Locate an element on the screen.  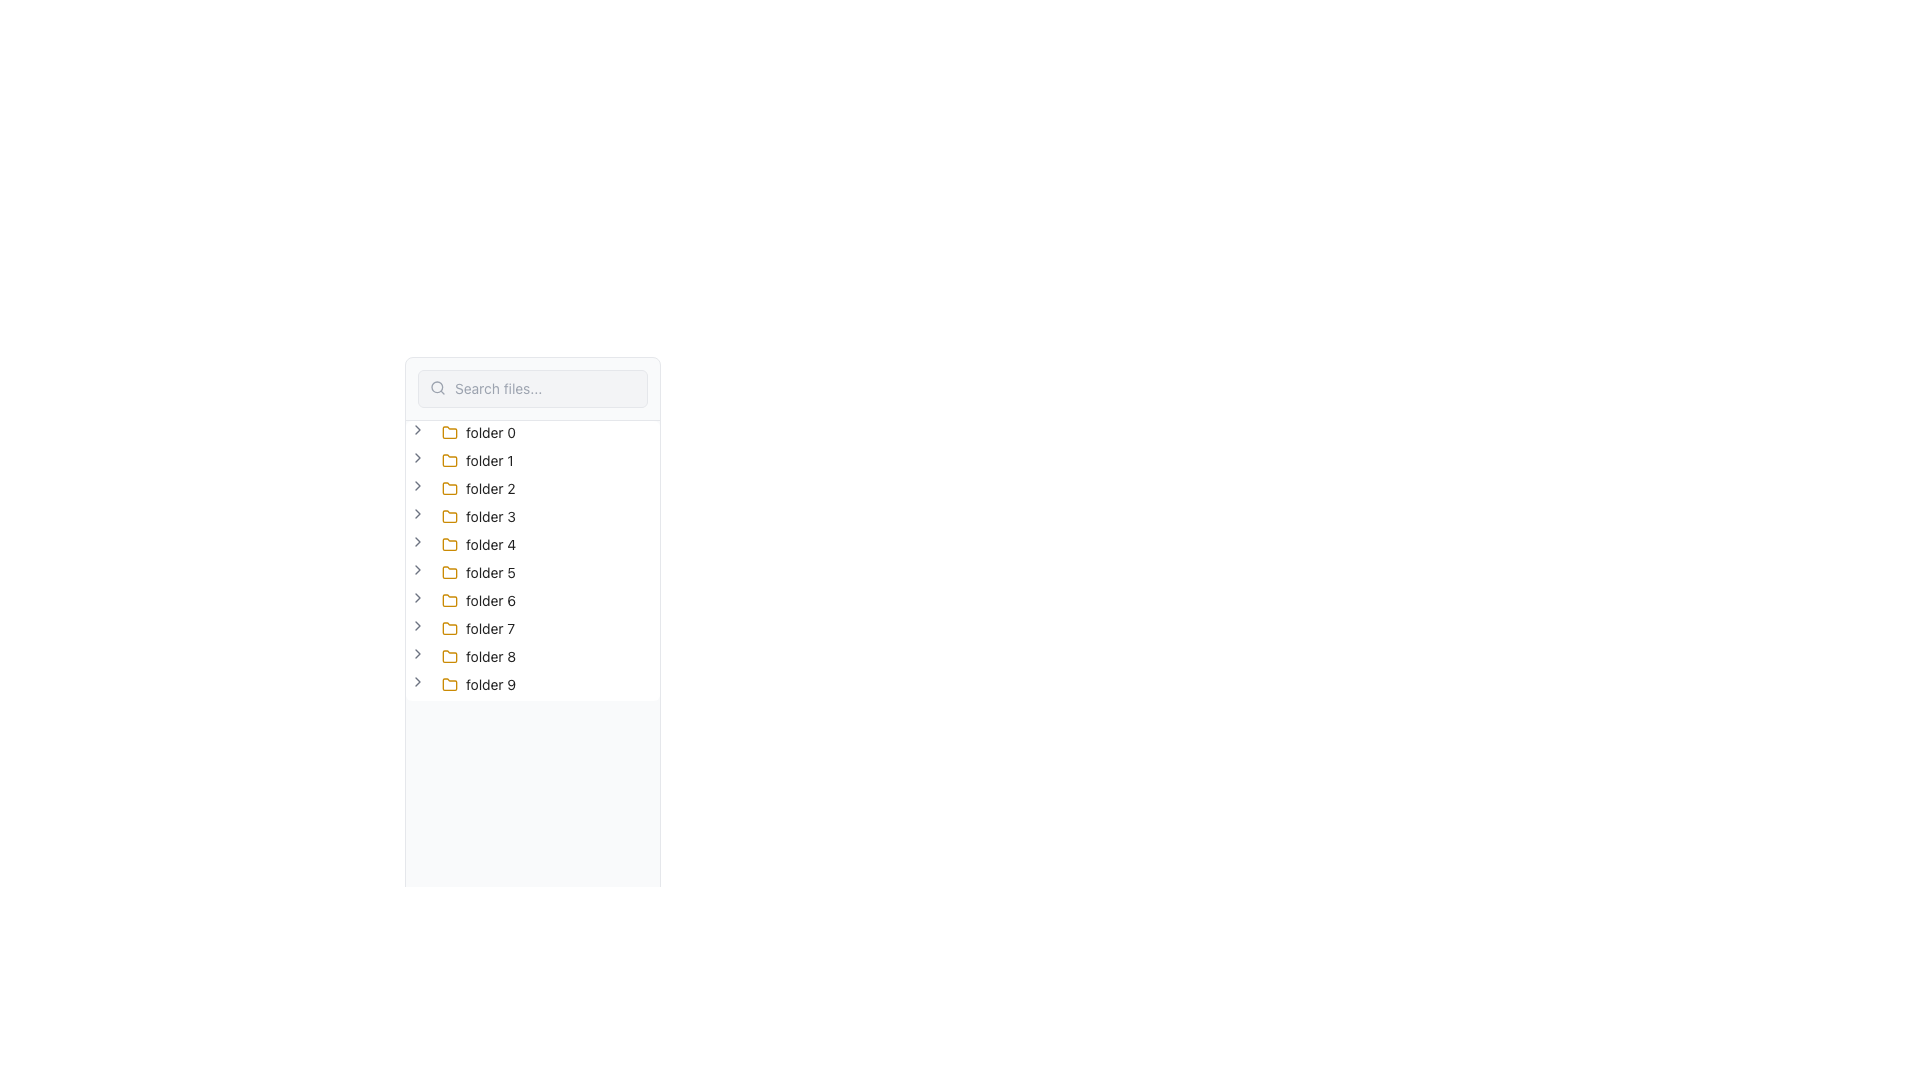
the chevron icon button (rightward arrow) located to the left of the 'folder 7' label is located at coordinates (416, 624).